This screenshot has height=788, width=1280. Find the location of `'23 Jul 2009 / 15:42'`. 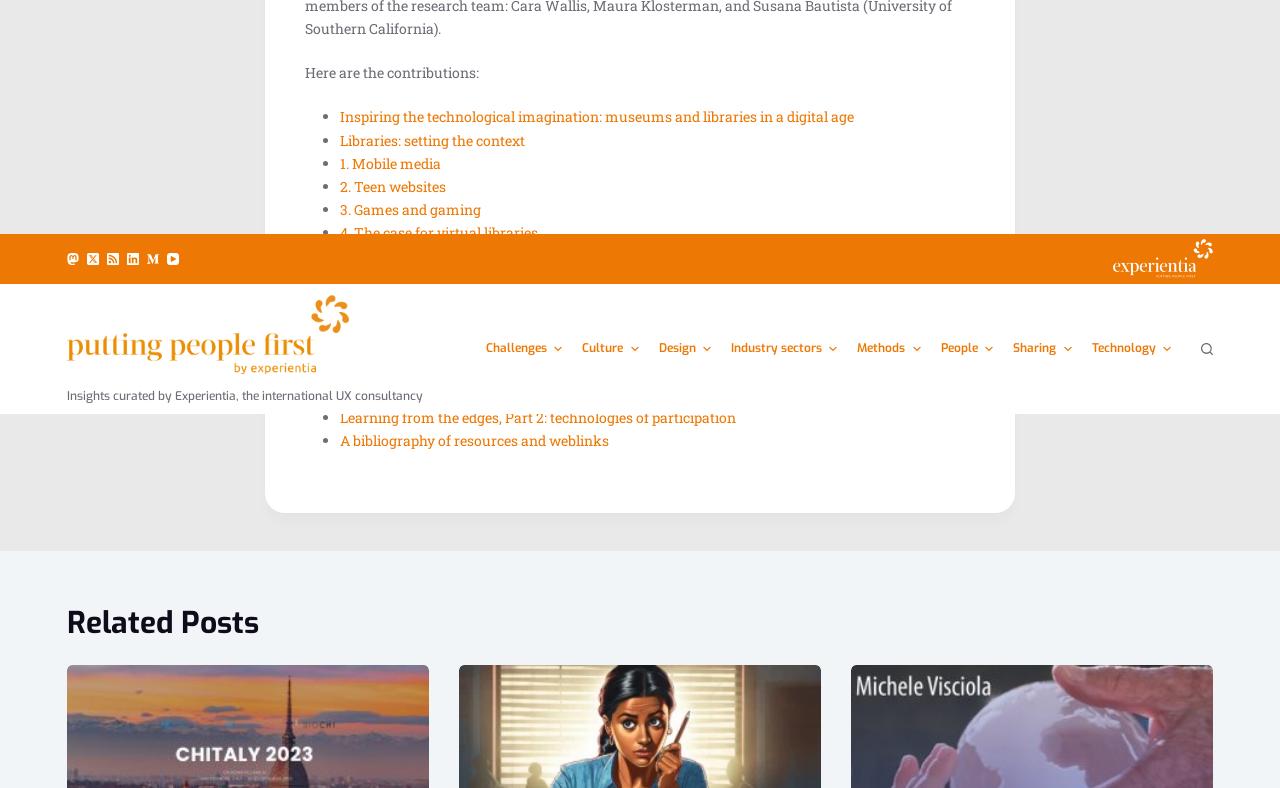

'23 Jul 2009 / 15:42' is located at coordinates (917, 175).